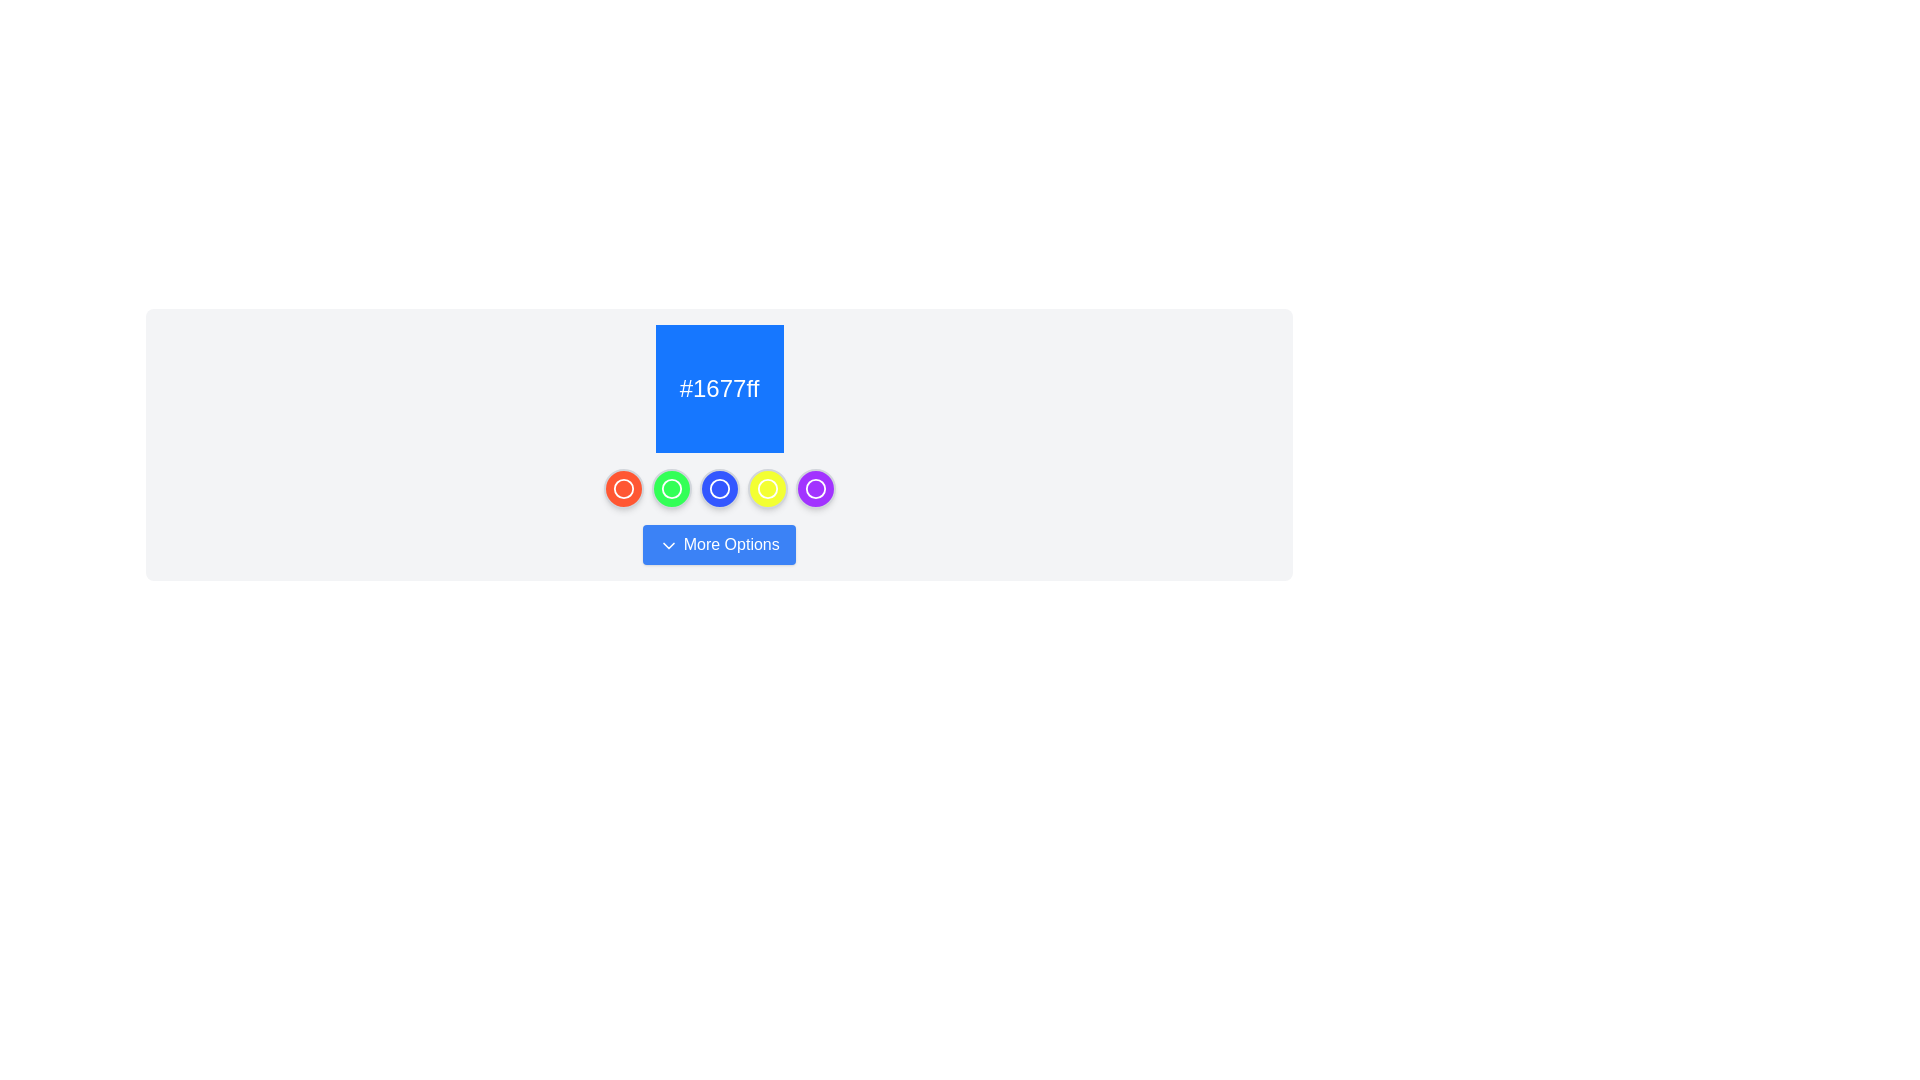 This screenshot has width=1920, height=1080. I want to click on the third circular icon in the row of colorful circular buttons, located below a blue square labeled '#1677ff', so click(719, 489).